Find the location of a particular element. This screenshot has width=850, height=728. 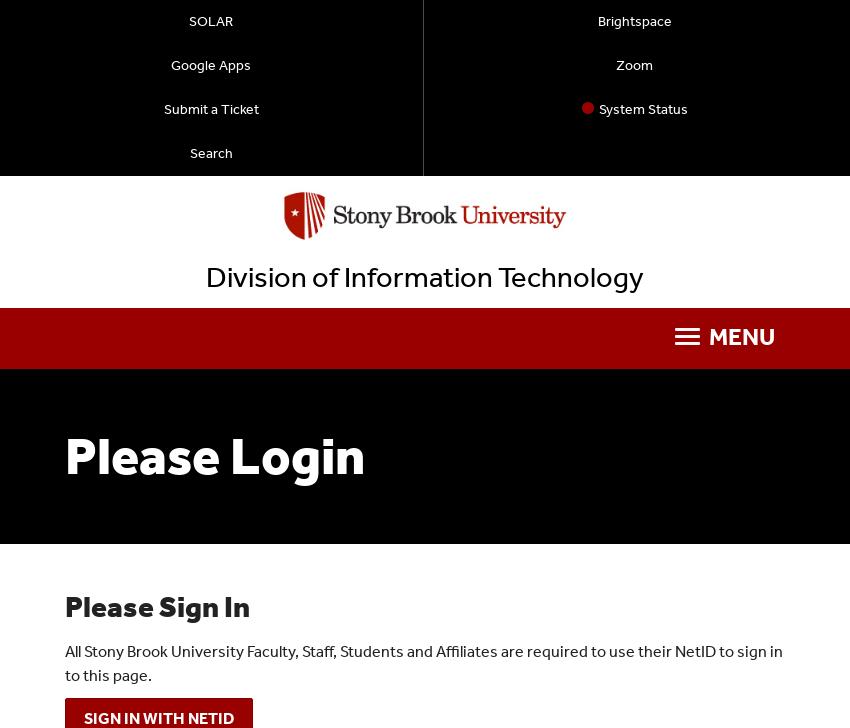

'All Stony Brook University Faculty, Staff, Students and Affiliates are required to use their NetID to sign in to this page.' is located at coordinates (423, 663).